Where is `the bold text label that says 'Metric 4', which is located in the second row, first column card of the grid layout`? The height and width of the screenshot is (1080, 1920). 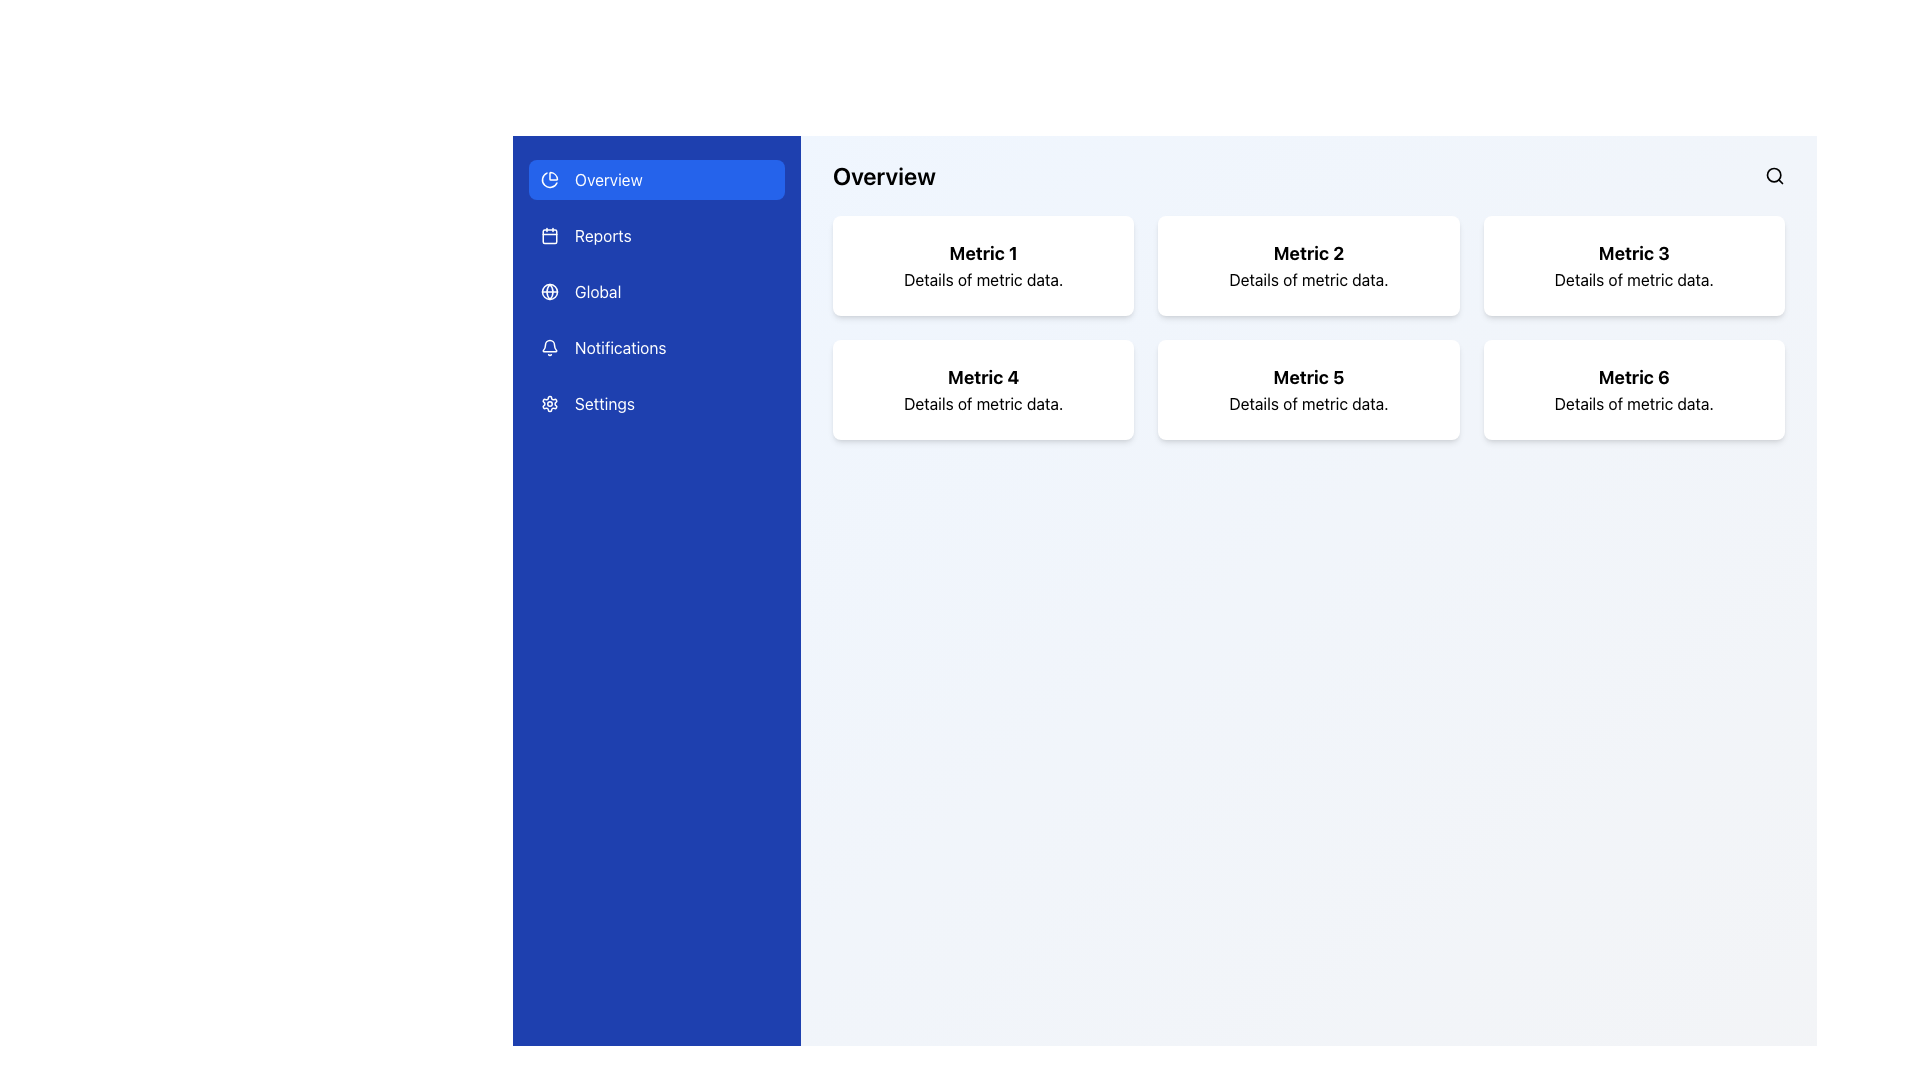
the bold text label that says 'Metric 4', which is located in the second row, first column card of the grid layout is located at coordinates (983, 378).